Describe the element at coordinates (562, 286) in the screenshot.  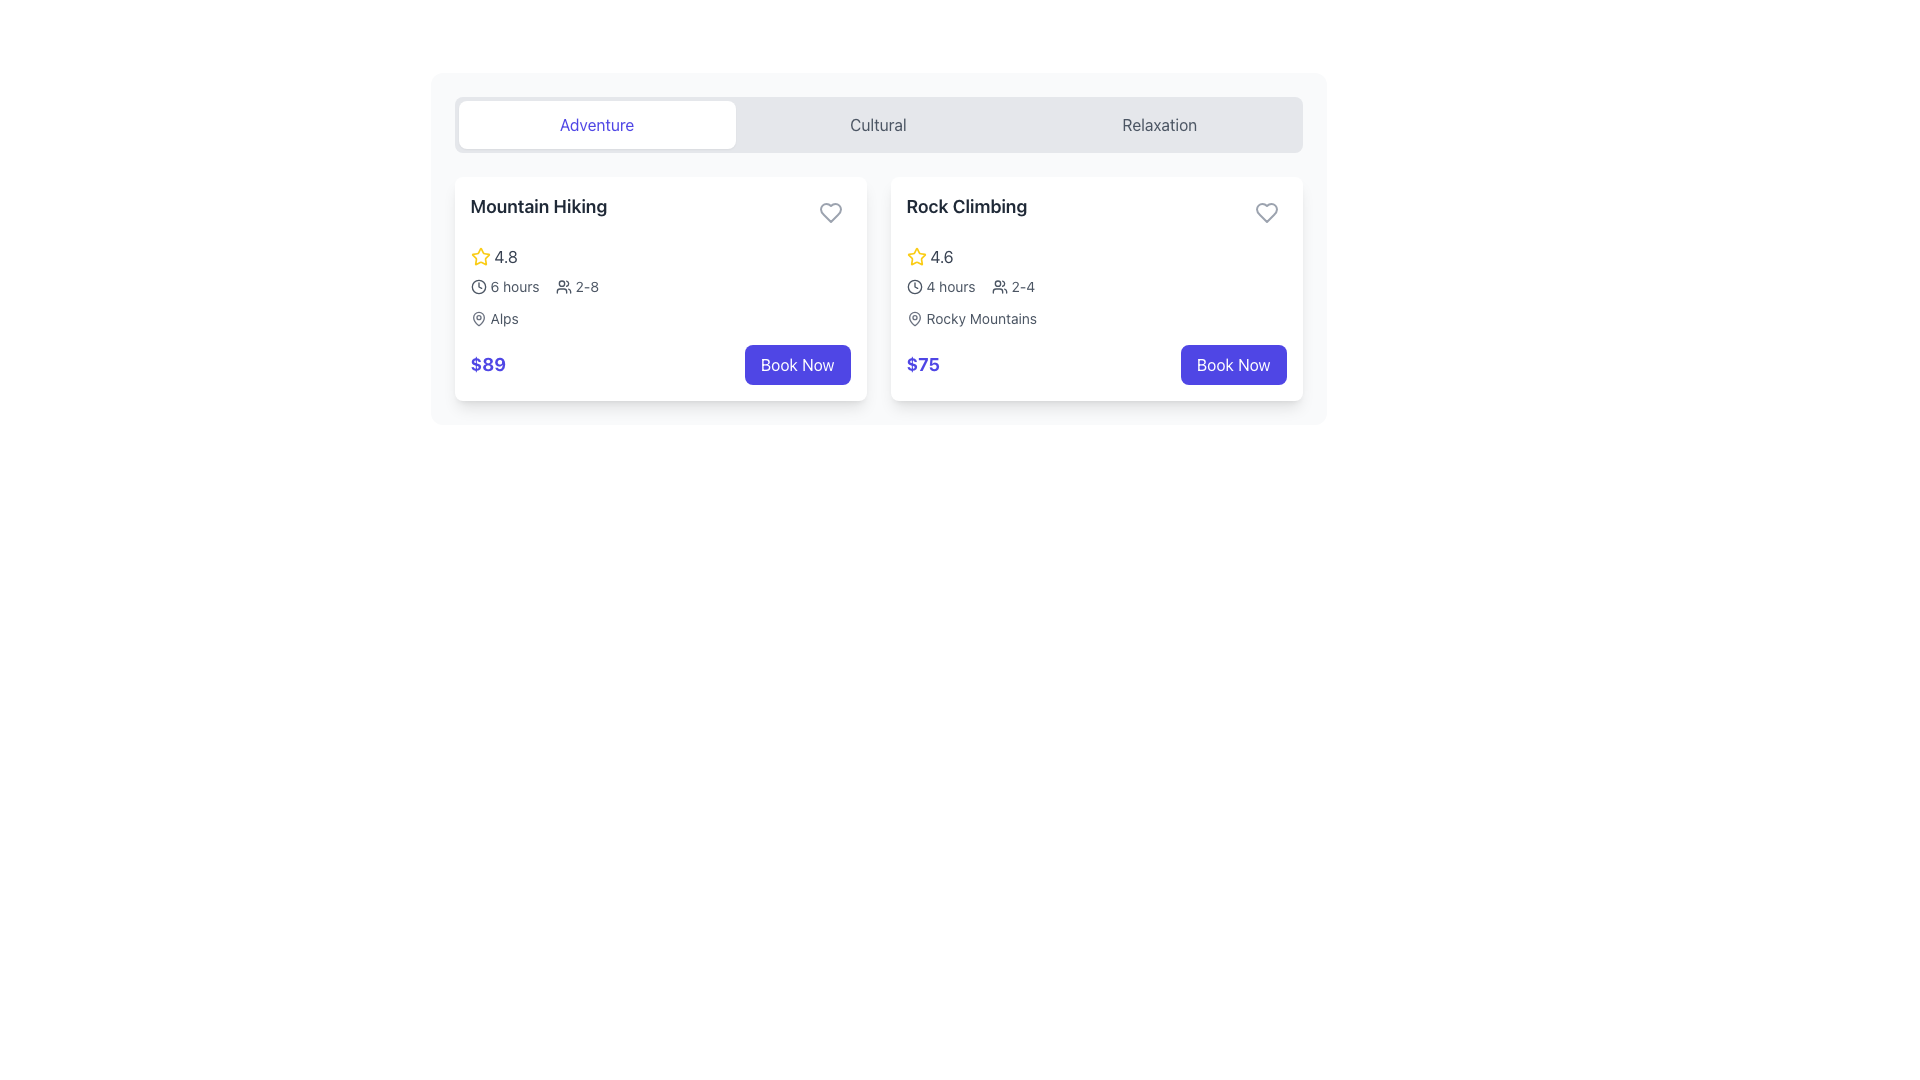
I see `the group icon, which resembles two stylized persons and is located under the 'Mountain Hiking' title, to the right of the clock icon and immediately left of the text '2-8'` at that location.